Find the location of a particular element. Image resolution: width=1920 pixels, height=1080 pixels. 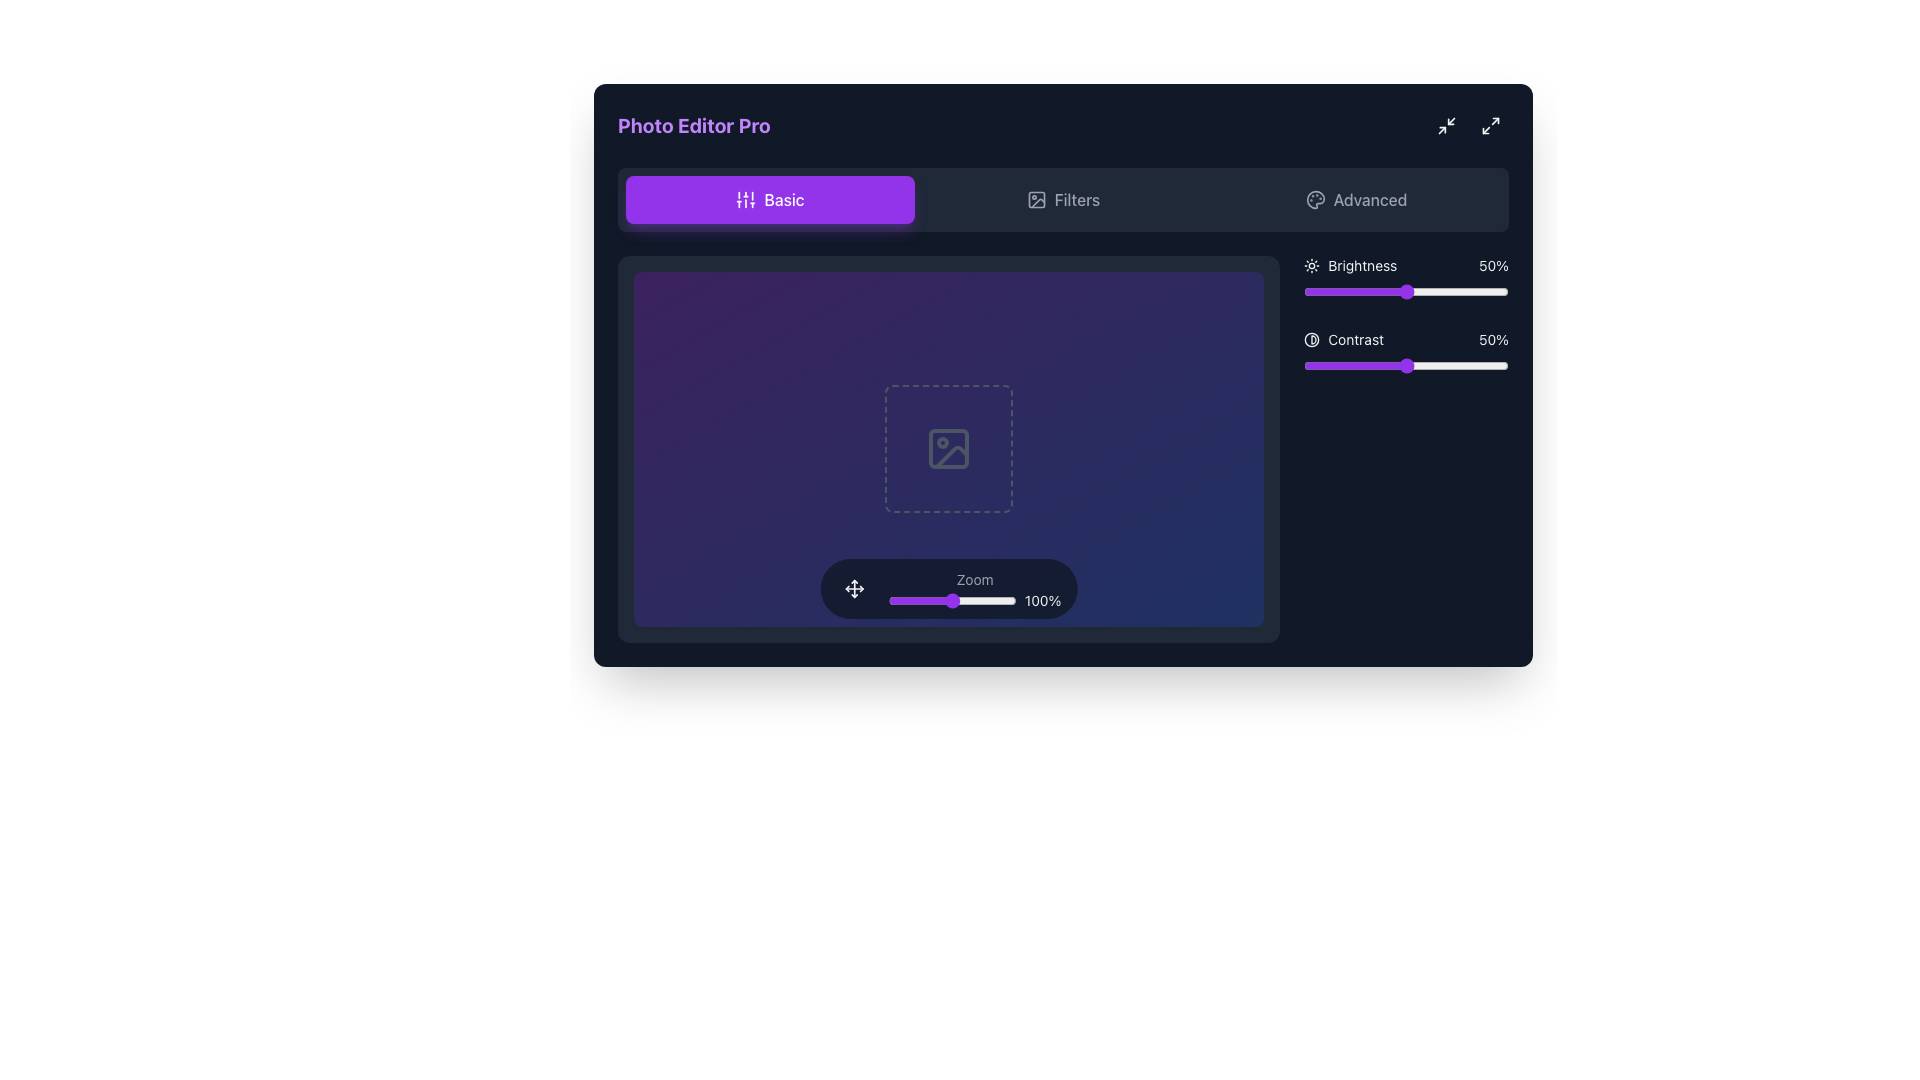

the Text Label located in the upper-right section of the interface, part of the horizontal menu bar, which likely serves as a navigation button for advanced editing options is located at coordinates (1369, 200).